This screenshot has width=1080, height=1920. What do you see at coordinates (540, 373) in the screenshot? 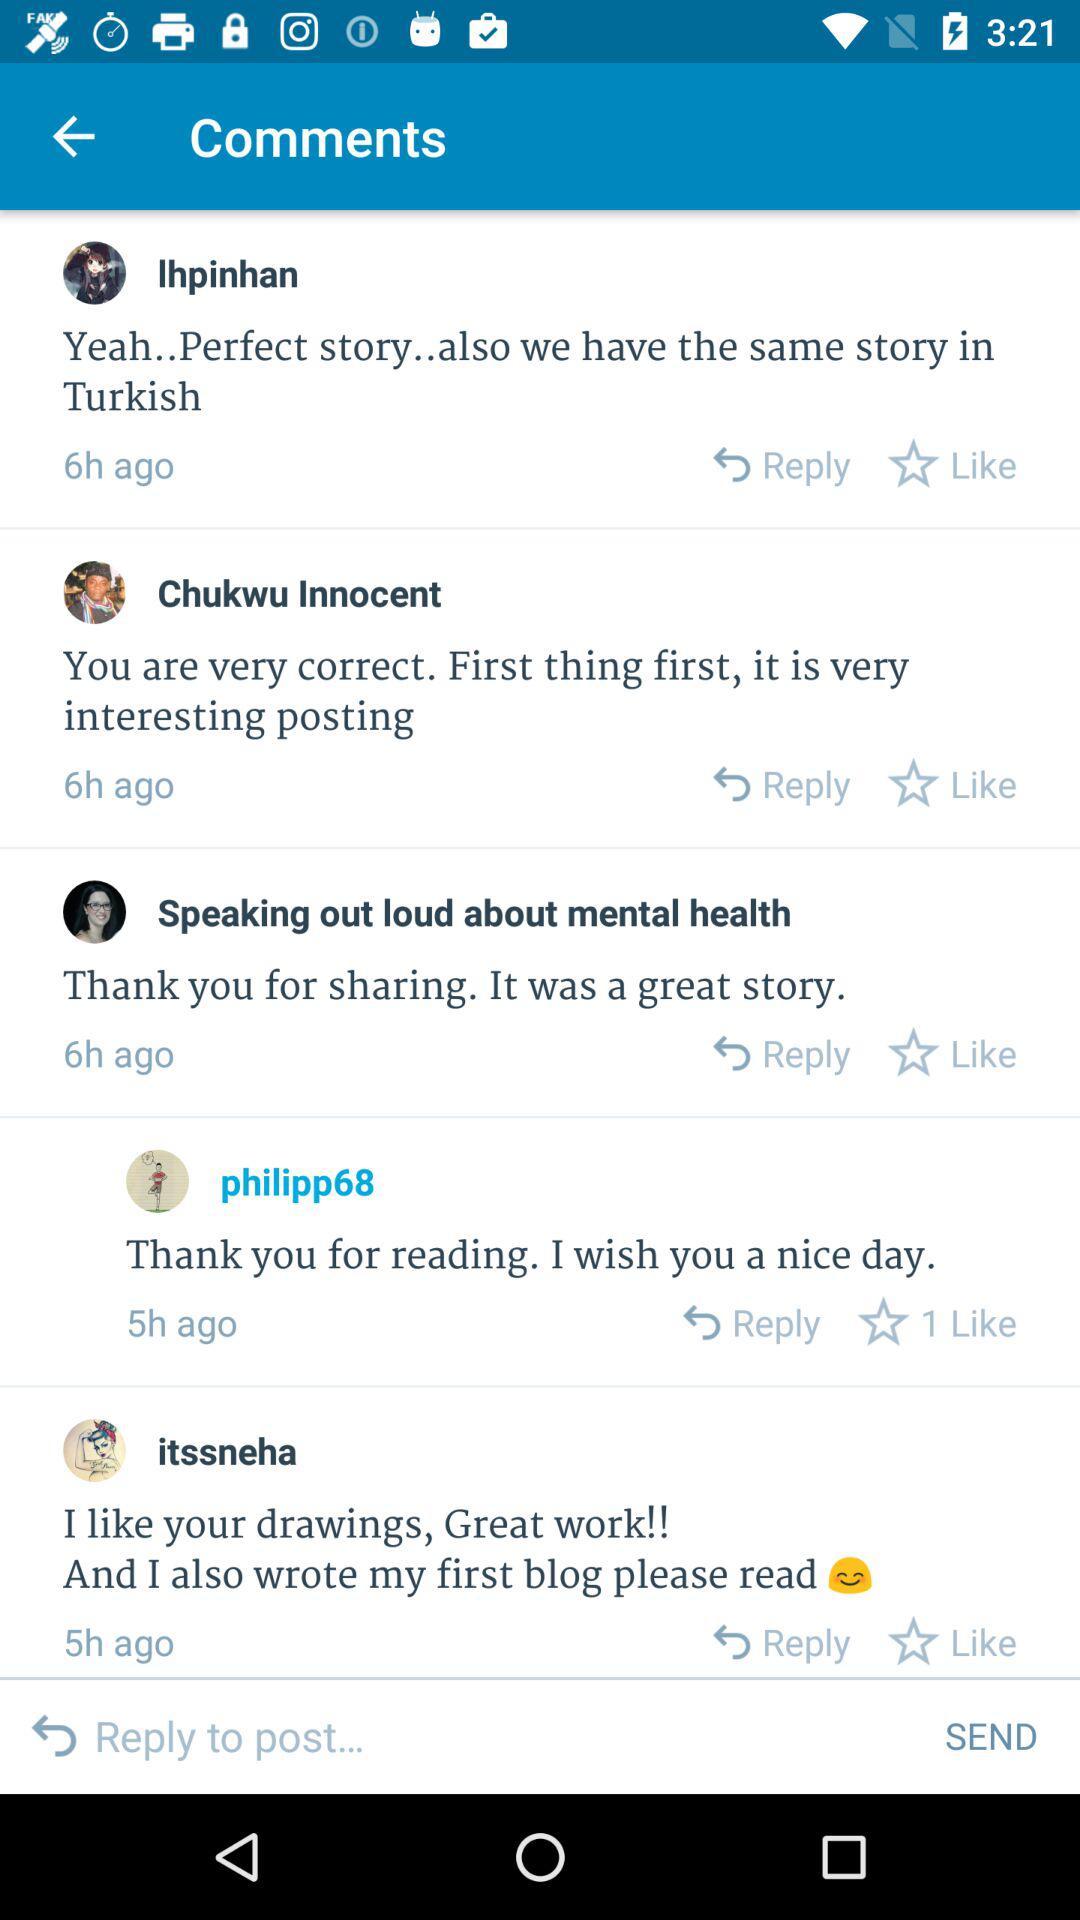
I see `the yeah perfect story icon` at bounding box center [540, 373].